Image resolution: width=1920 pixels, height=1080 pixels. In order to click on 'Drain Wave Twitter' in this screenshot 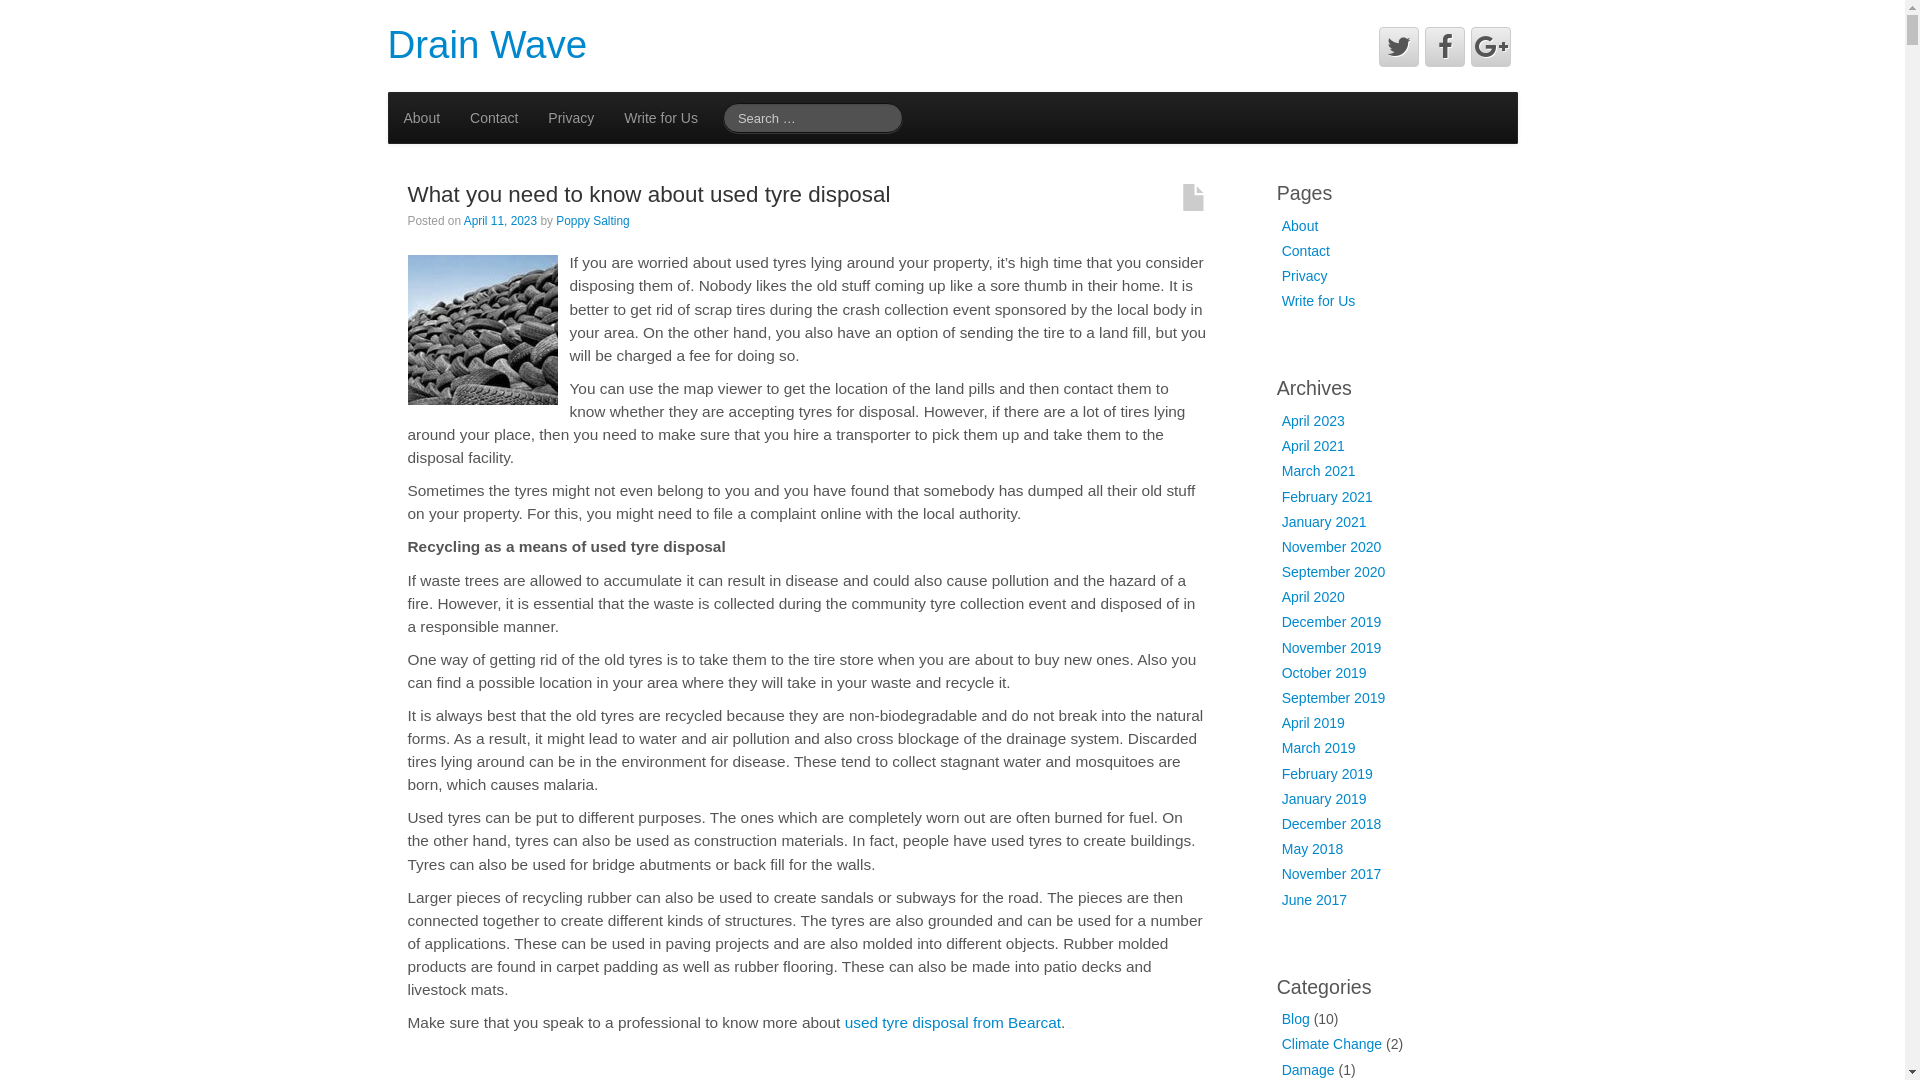, I will do `click(1397, 45)`.